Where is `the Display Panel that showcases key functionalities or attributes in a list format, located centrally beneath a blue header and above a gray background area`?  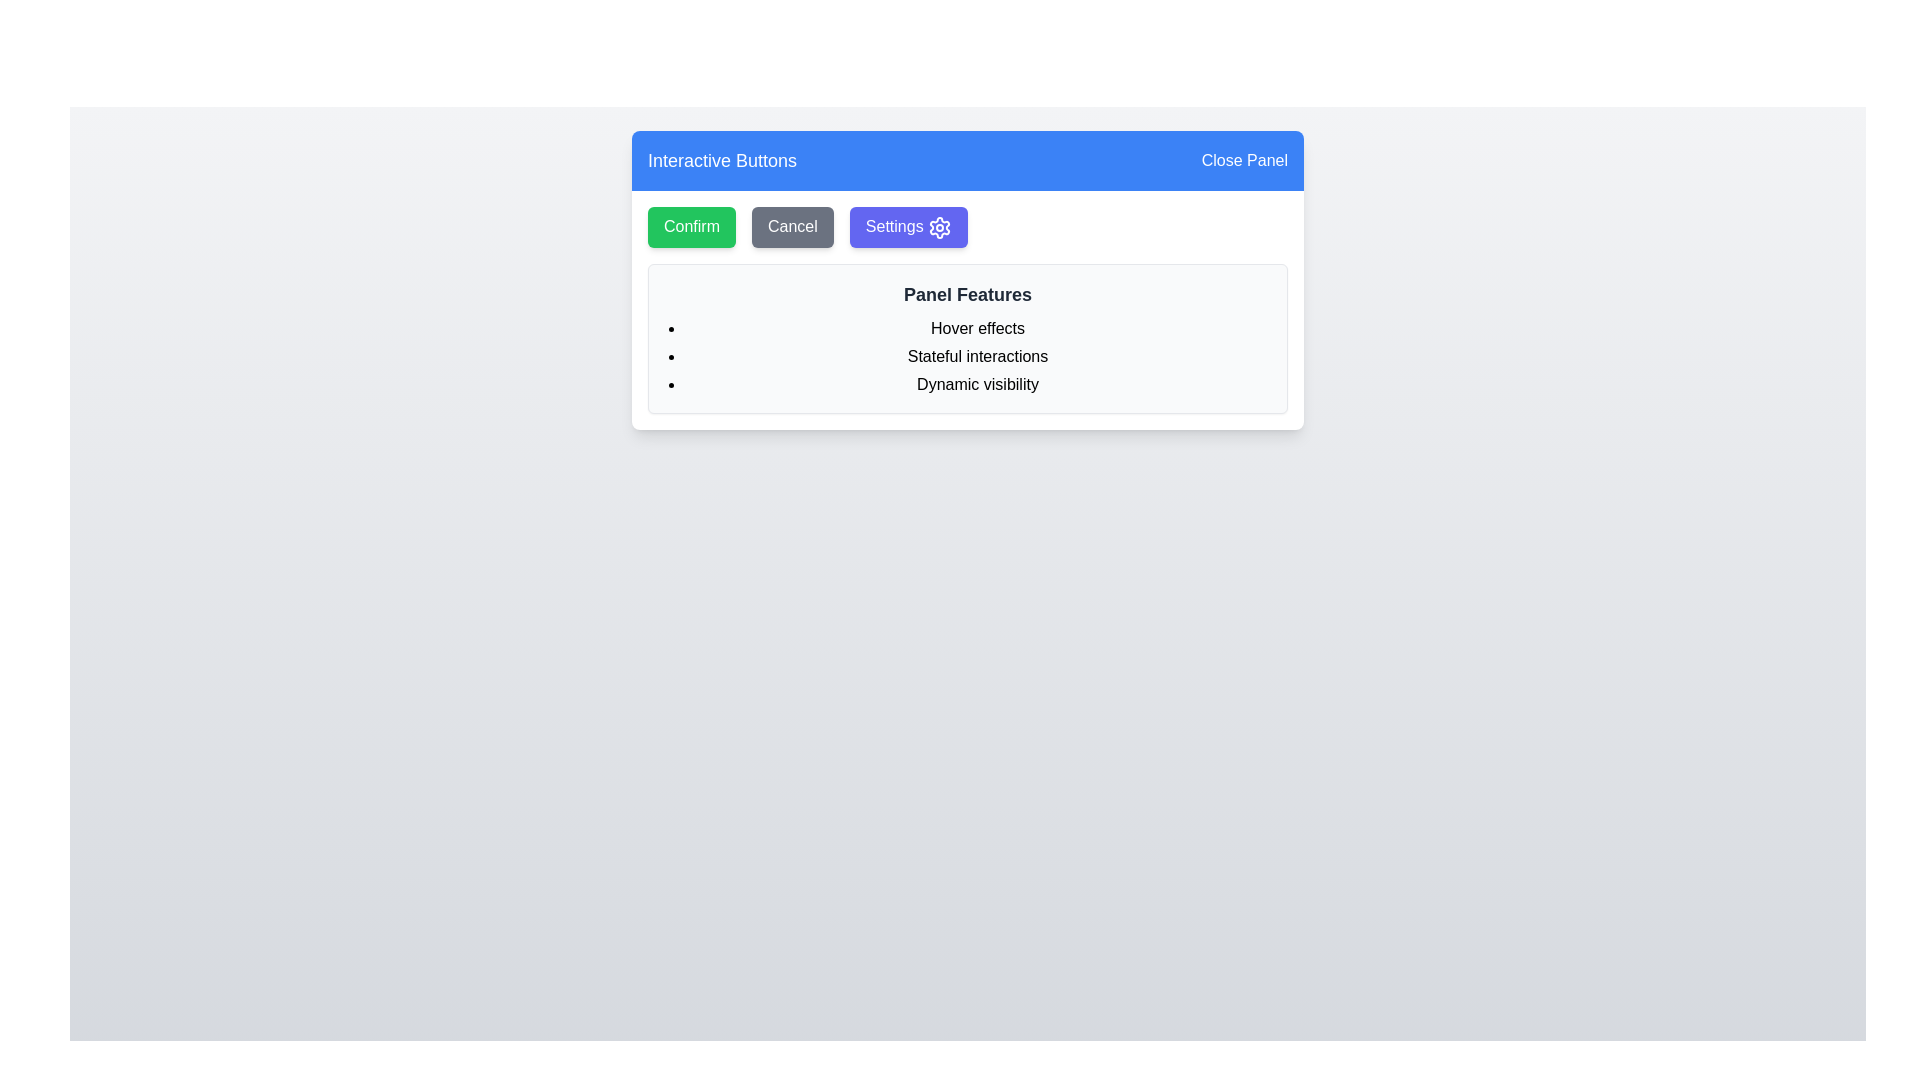 the Display Panel that showcases key functionalities or attributes in a list format, located centrally beneath a blue header and above a gray background area is located at coordinates (968, 280).